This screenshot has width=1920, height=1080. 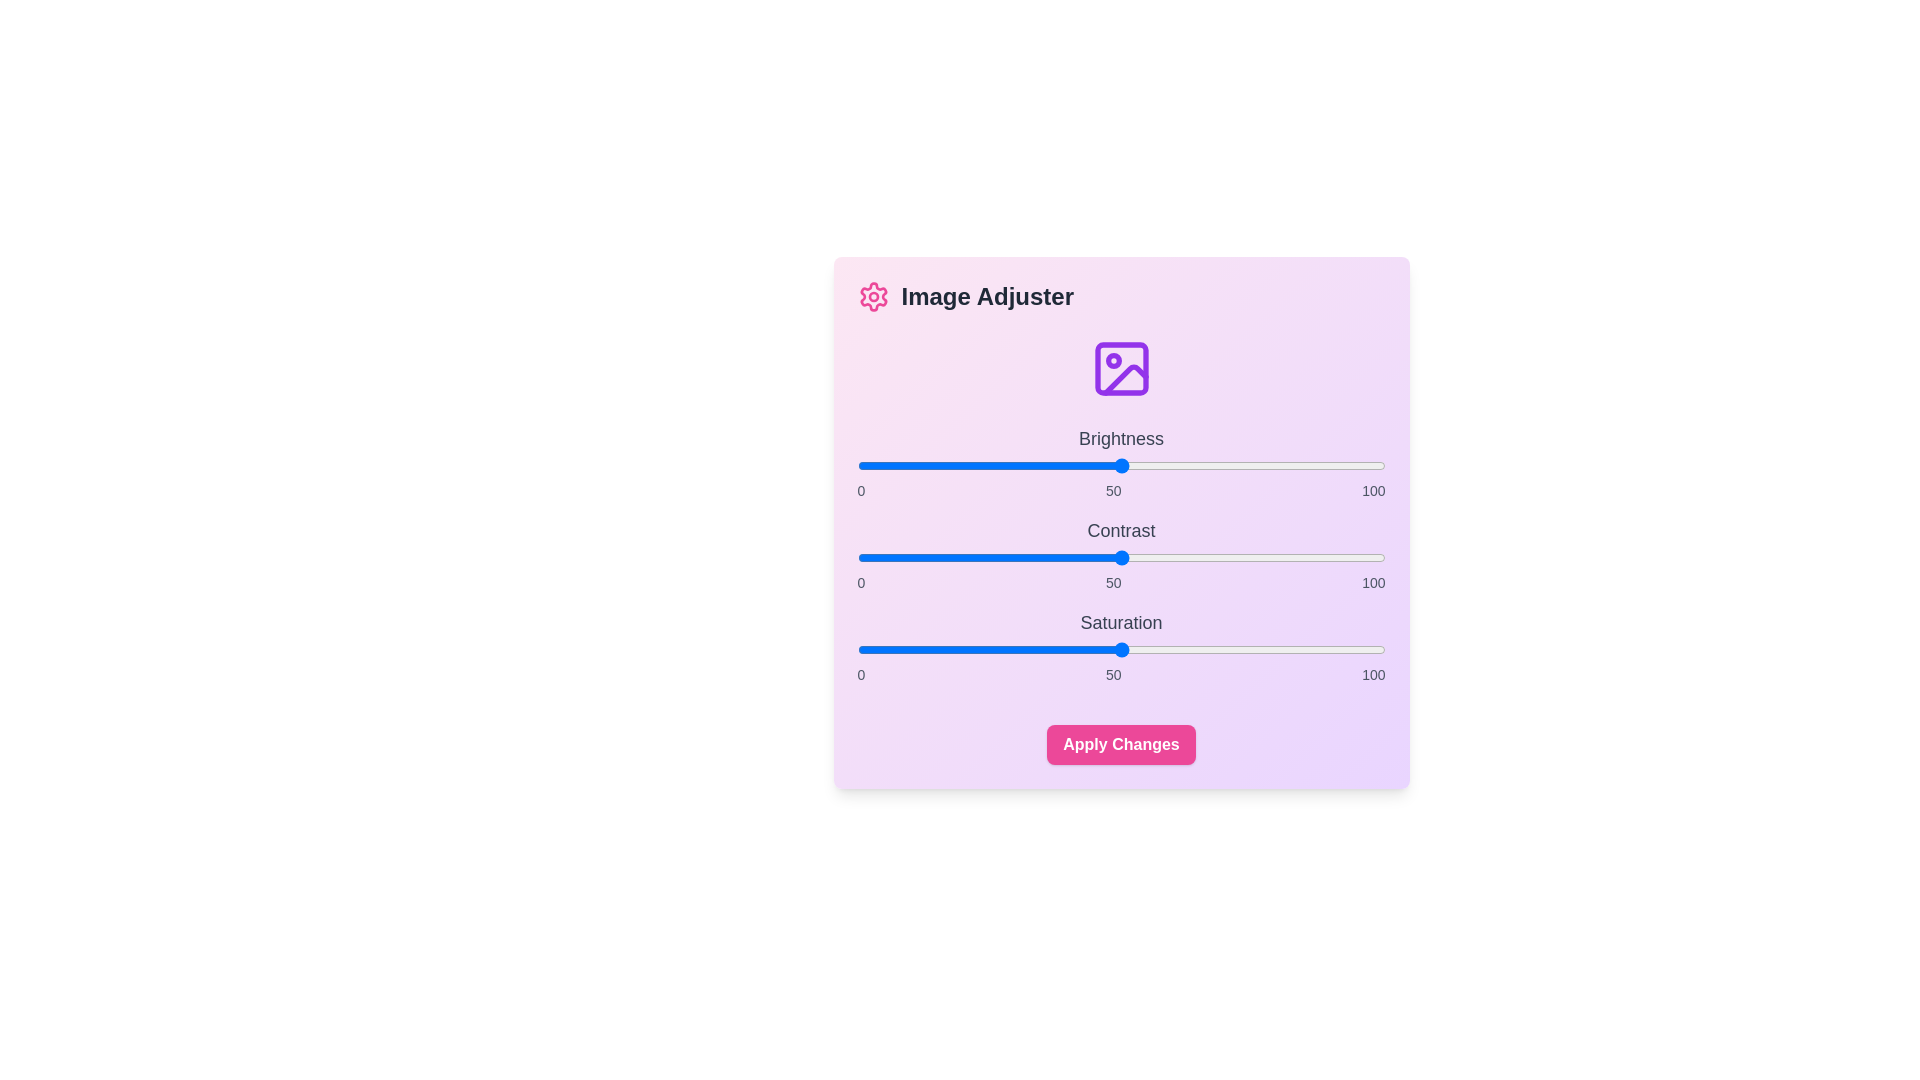 I want to click on the saturation slider to set the value to 40, so click(x=1067, y=650).